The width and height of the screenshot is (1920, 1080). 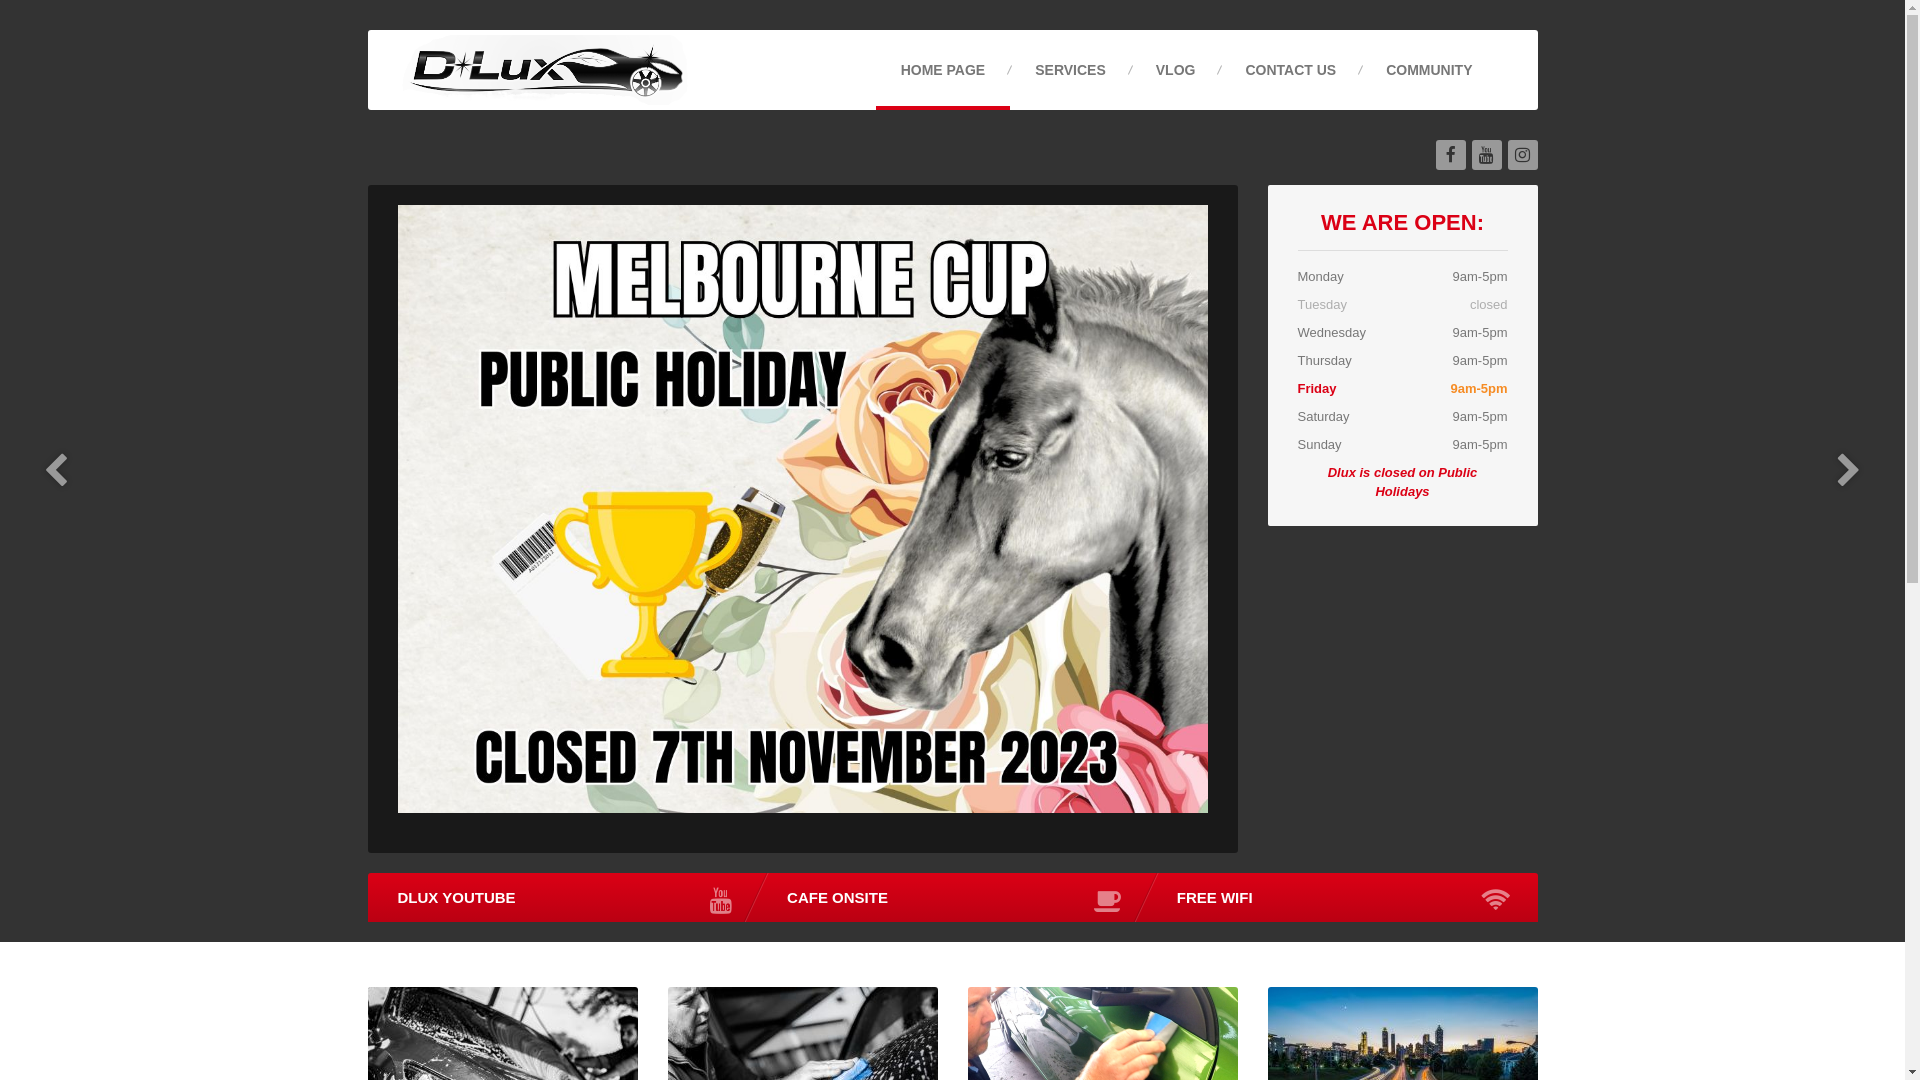 What do you see at coordinates (1131, 68) in the screenshot?
I see `'VLOG'` at bounding box center [1131, 68].